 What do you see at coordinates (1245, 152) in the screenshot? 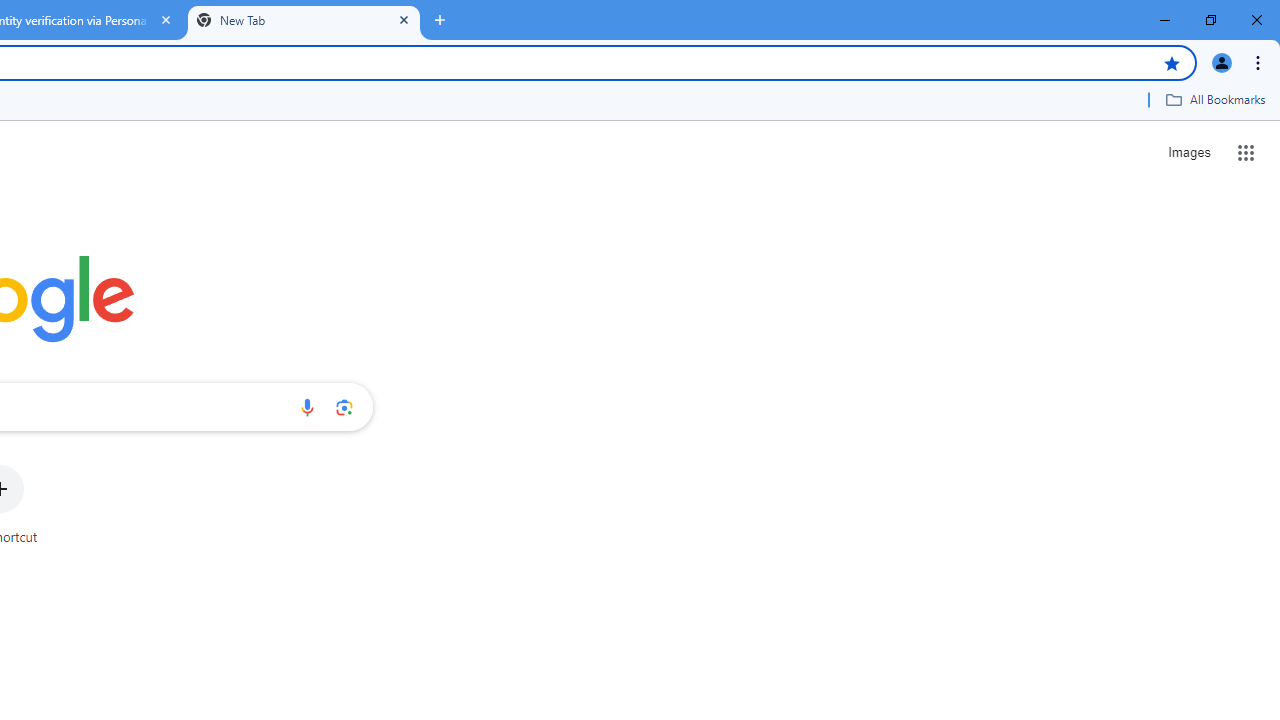
I see `'Google apps'` at bounding box center [1245, 152].